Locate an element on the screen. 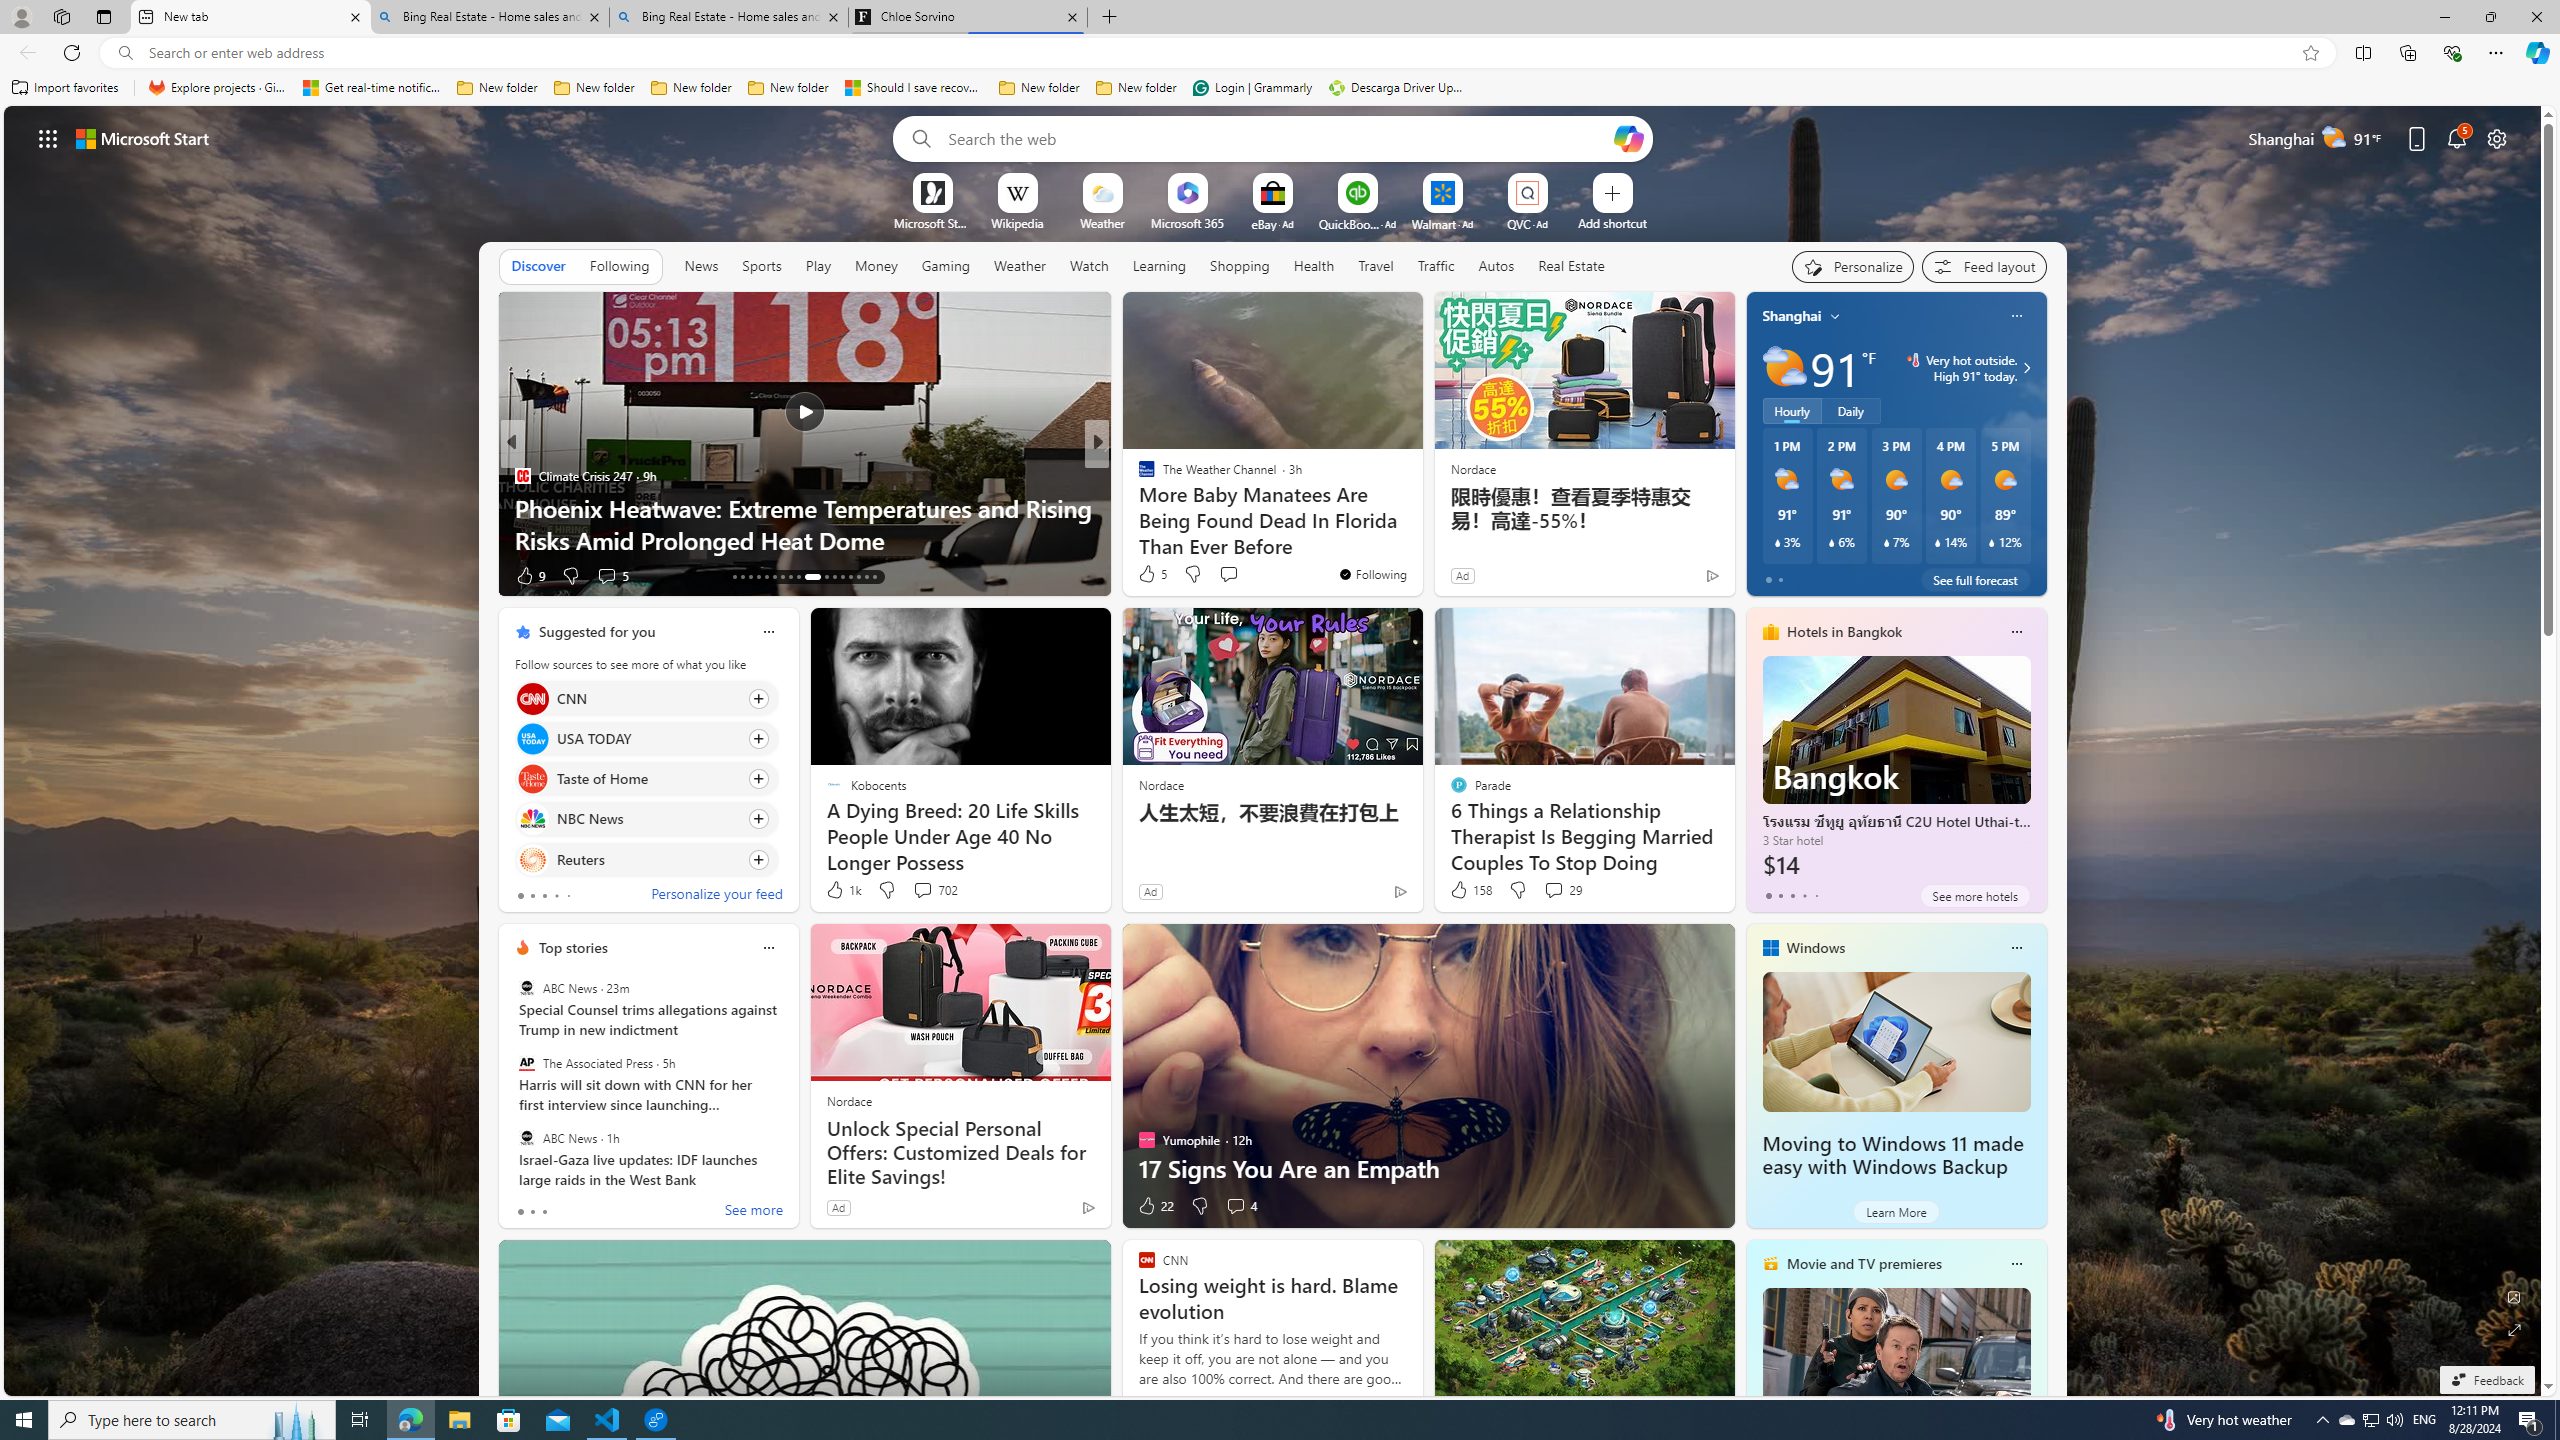 The height and width of the screenshot is (1440, 2560). '151 Like' is located at coordinates (1151, 575).